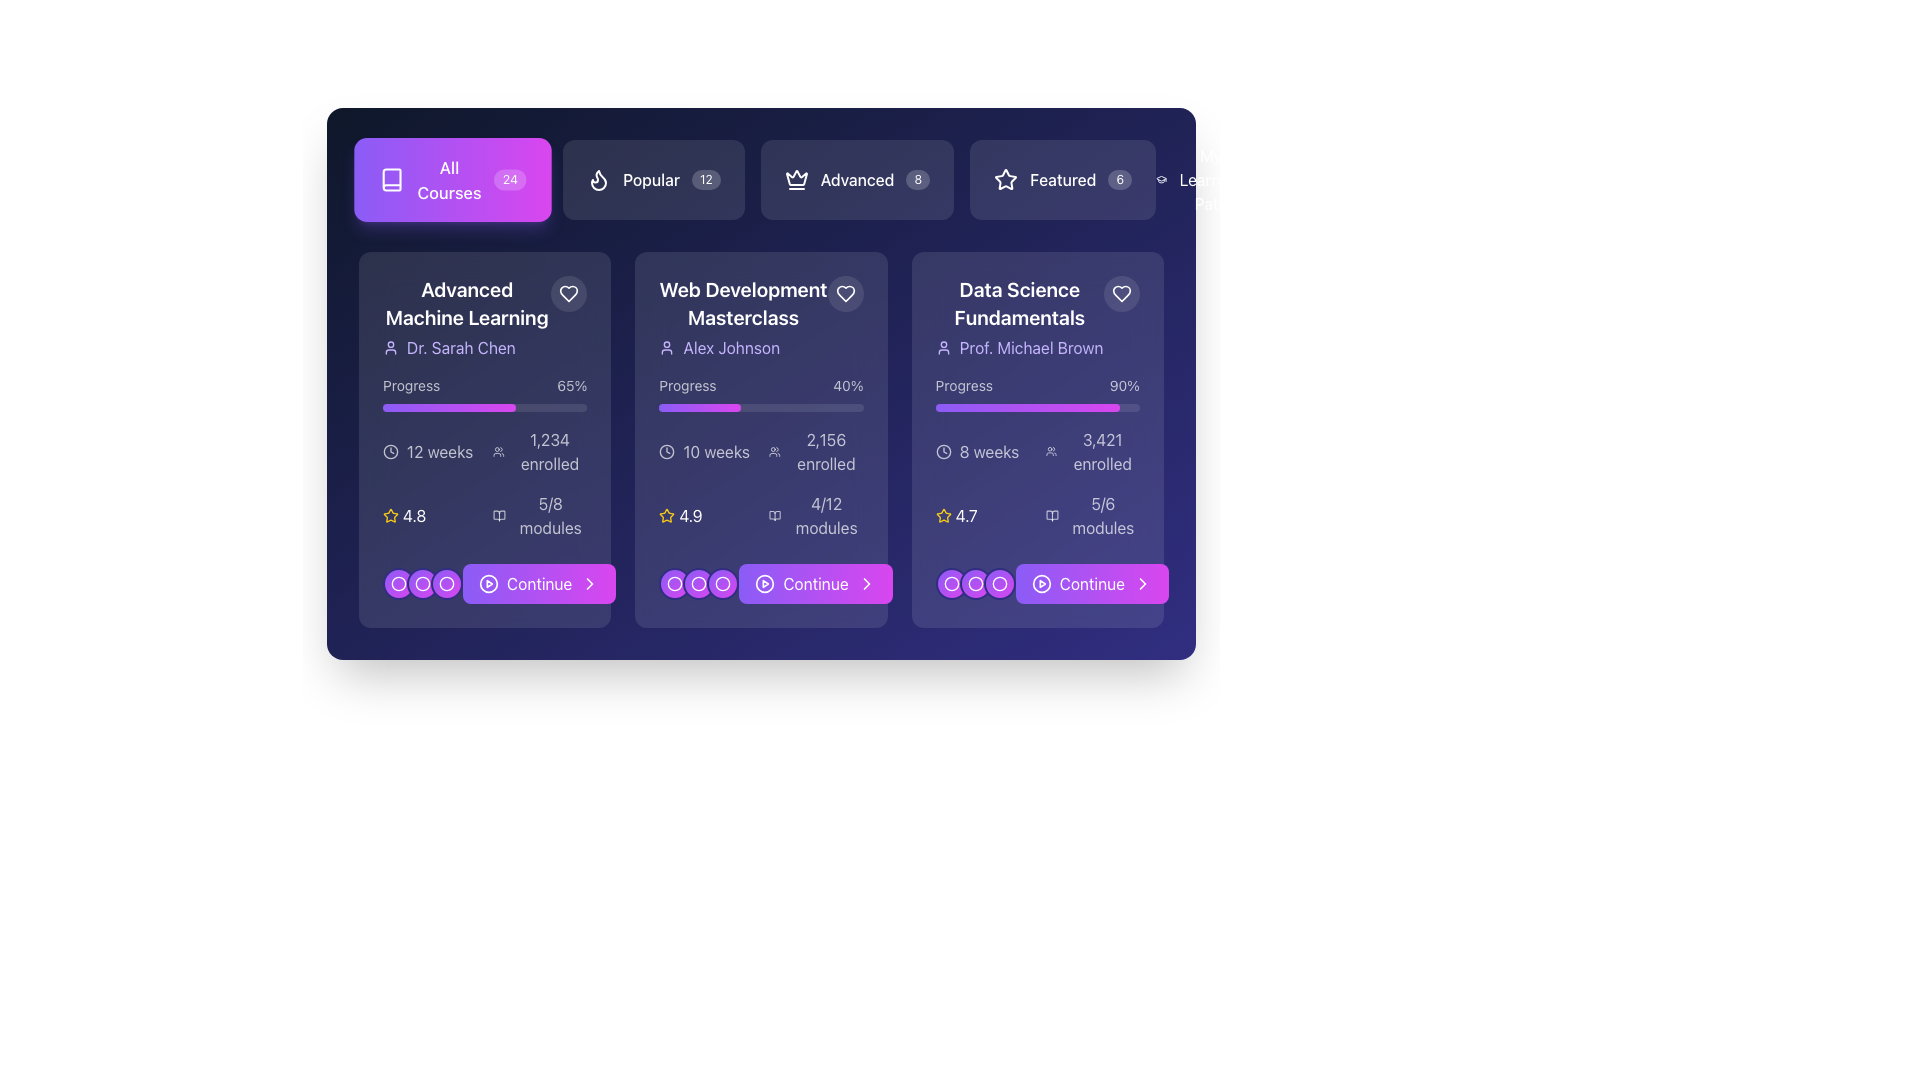 The image size is (1920, 1080). Describe the element at coordinates (699, 583) in the screenshot. I see `the circular progress indicator with a filled purple color and white border located in the second course card at the center of the interface for information` at that location.